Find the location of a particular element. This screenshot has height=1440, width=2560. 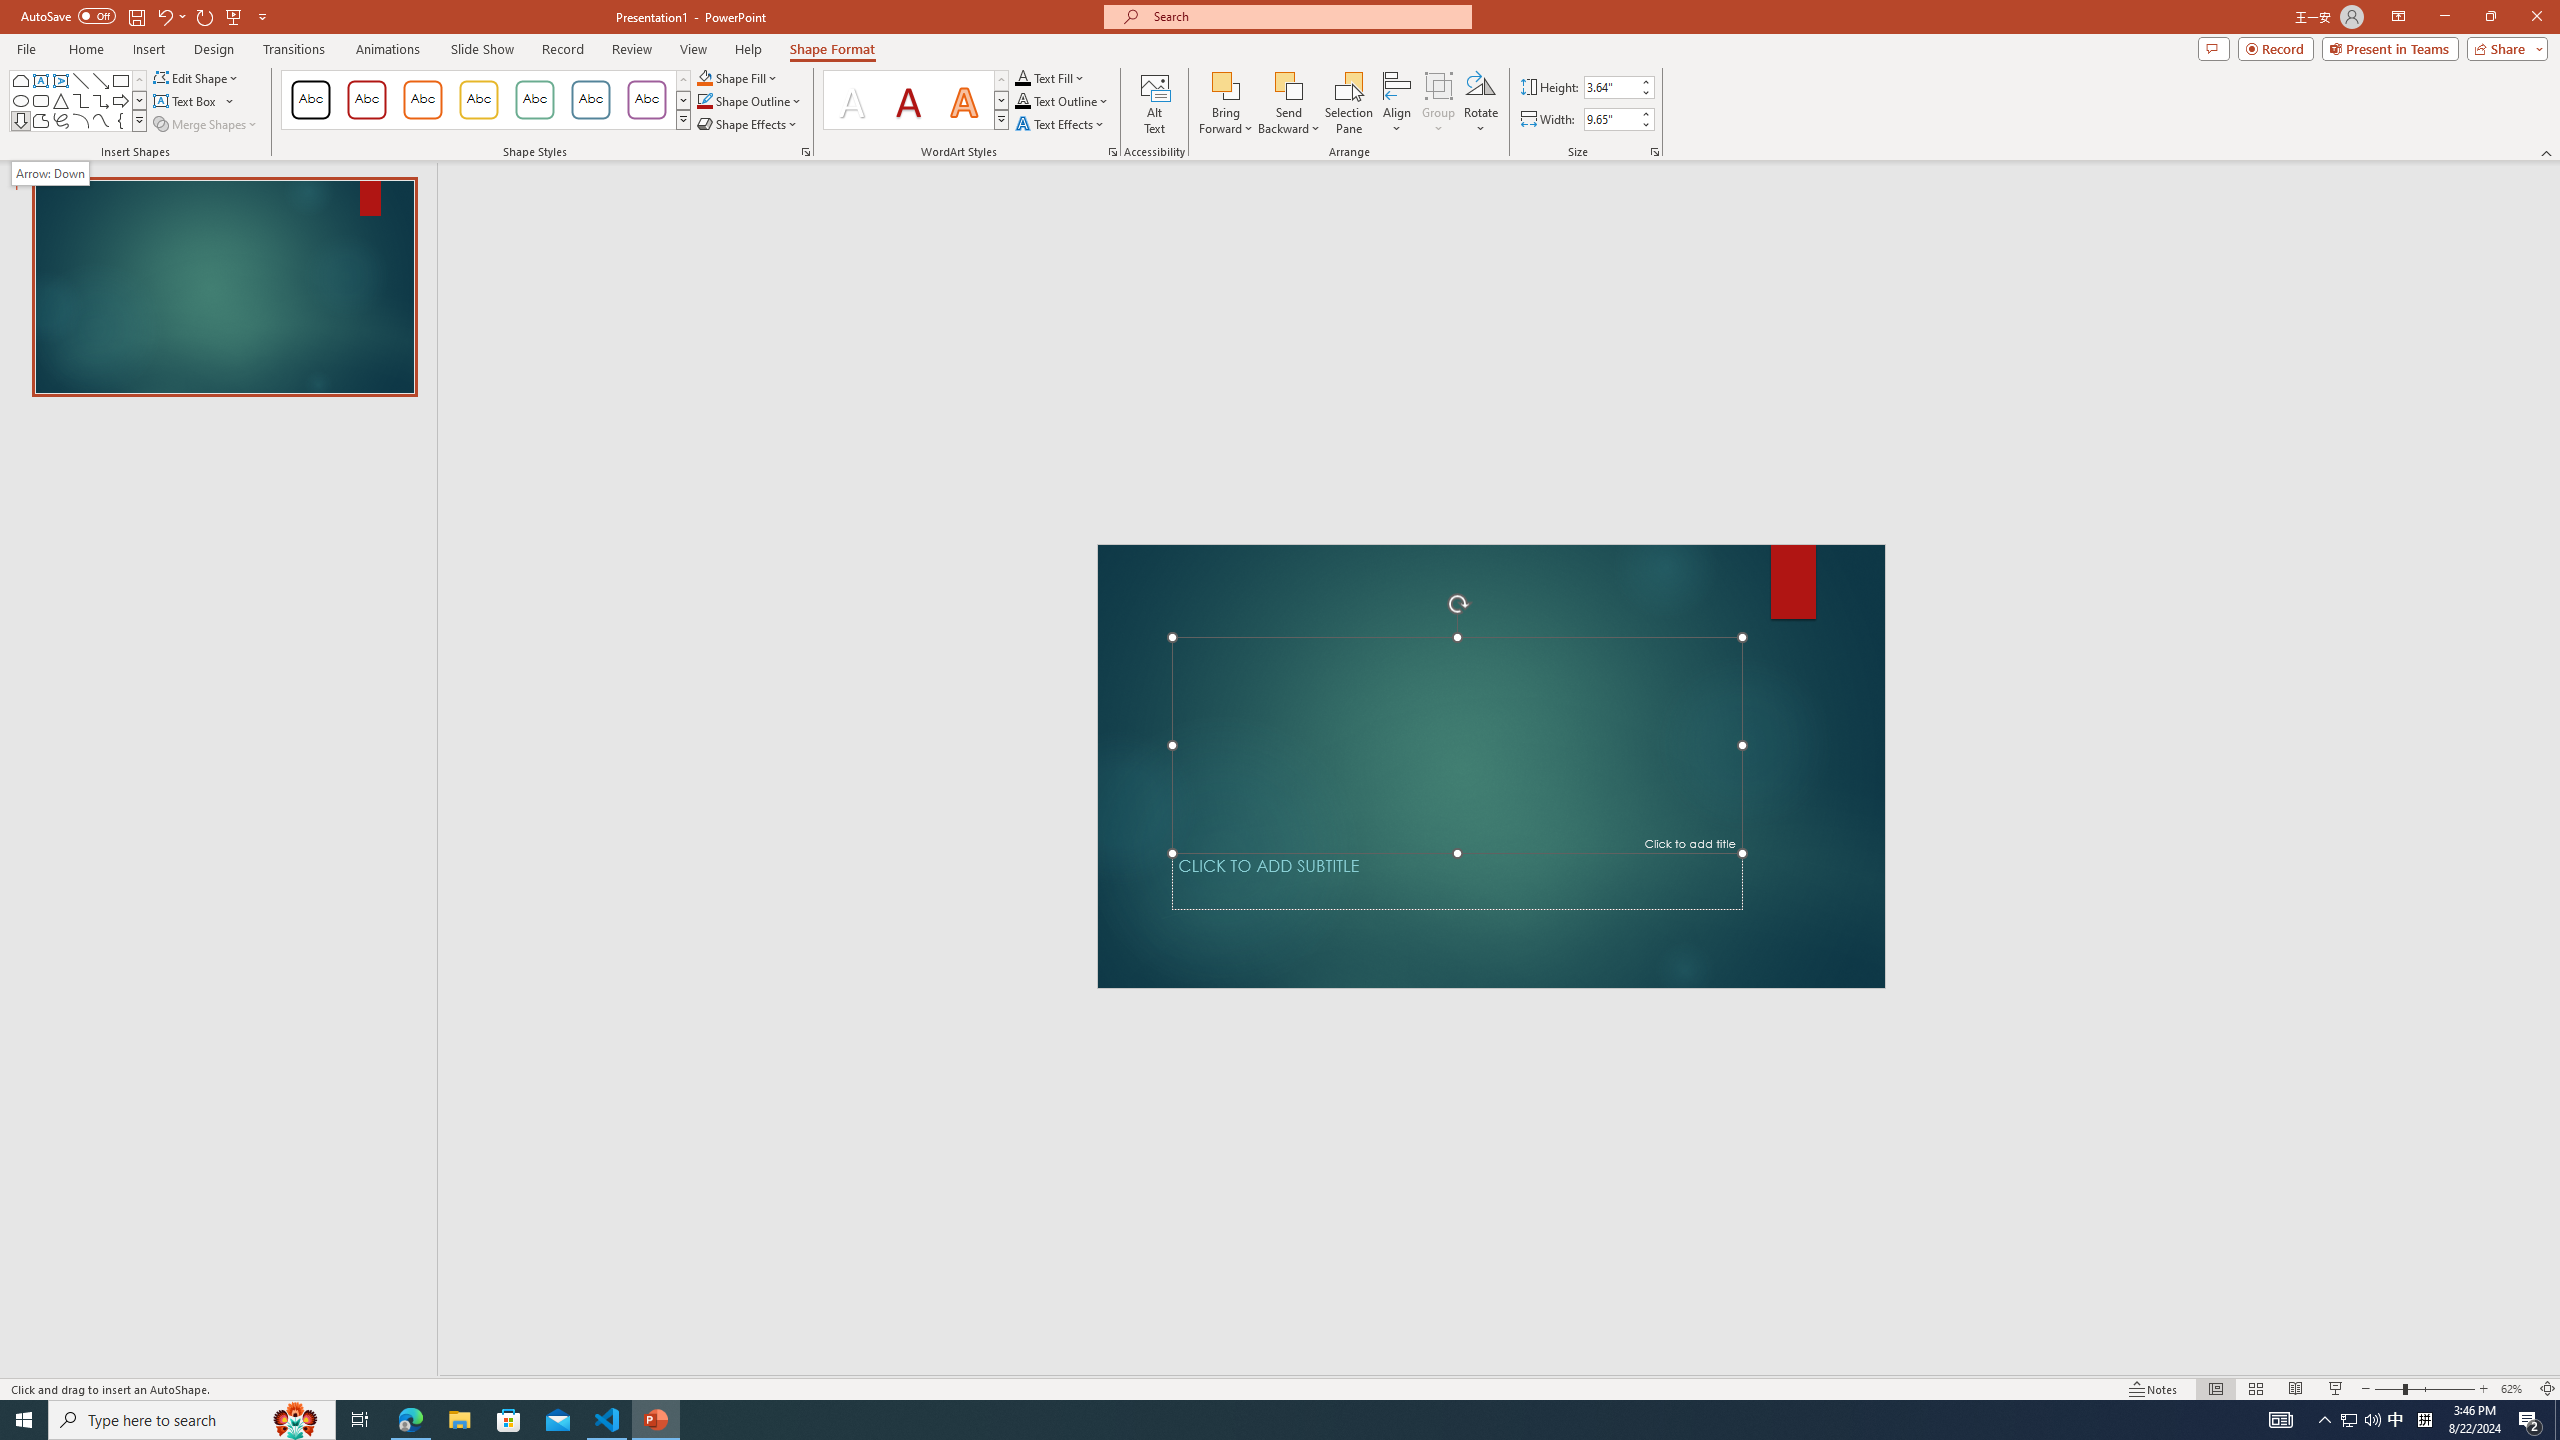

'Draw Horizontal Text Box' is located at coordinates (186, 99).